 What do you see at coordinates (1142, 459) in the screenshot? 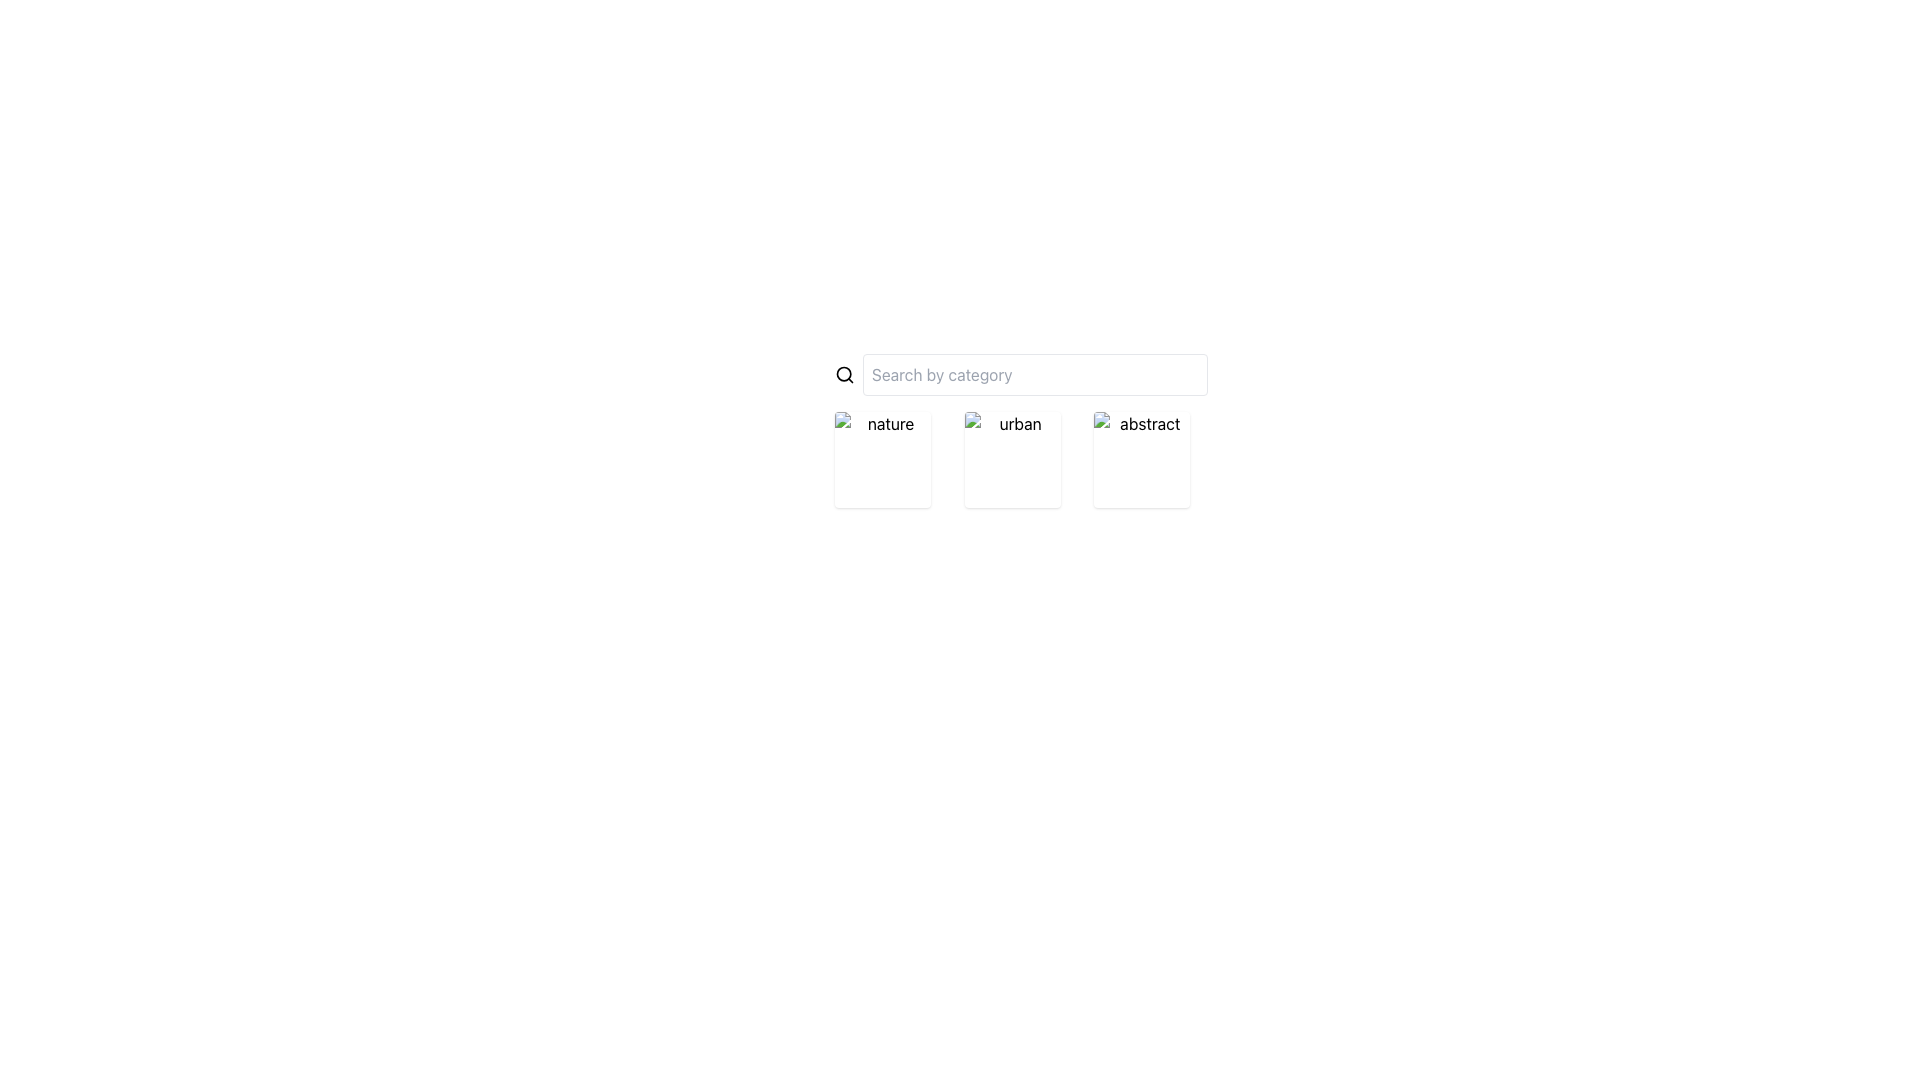
I see `the 'abstract' selectable tile, which is the last tile in a row of three tiles labeled 'nature', 'urban', and 'abstract'` at bounding box center [1142, 459].